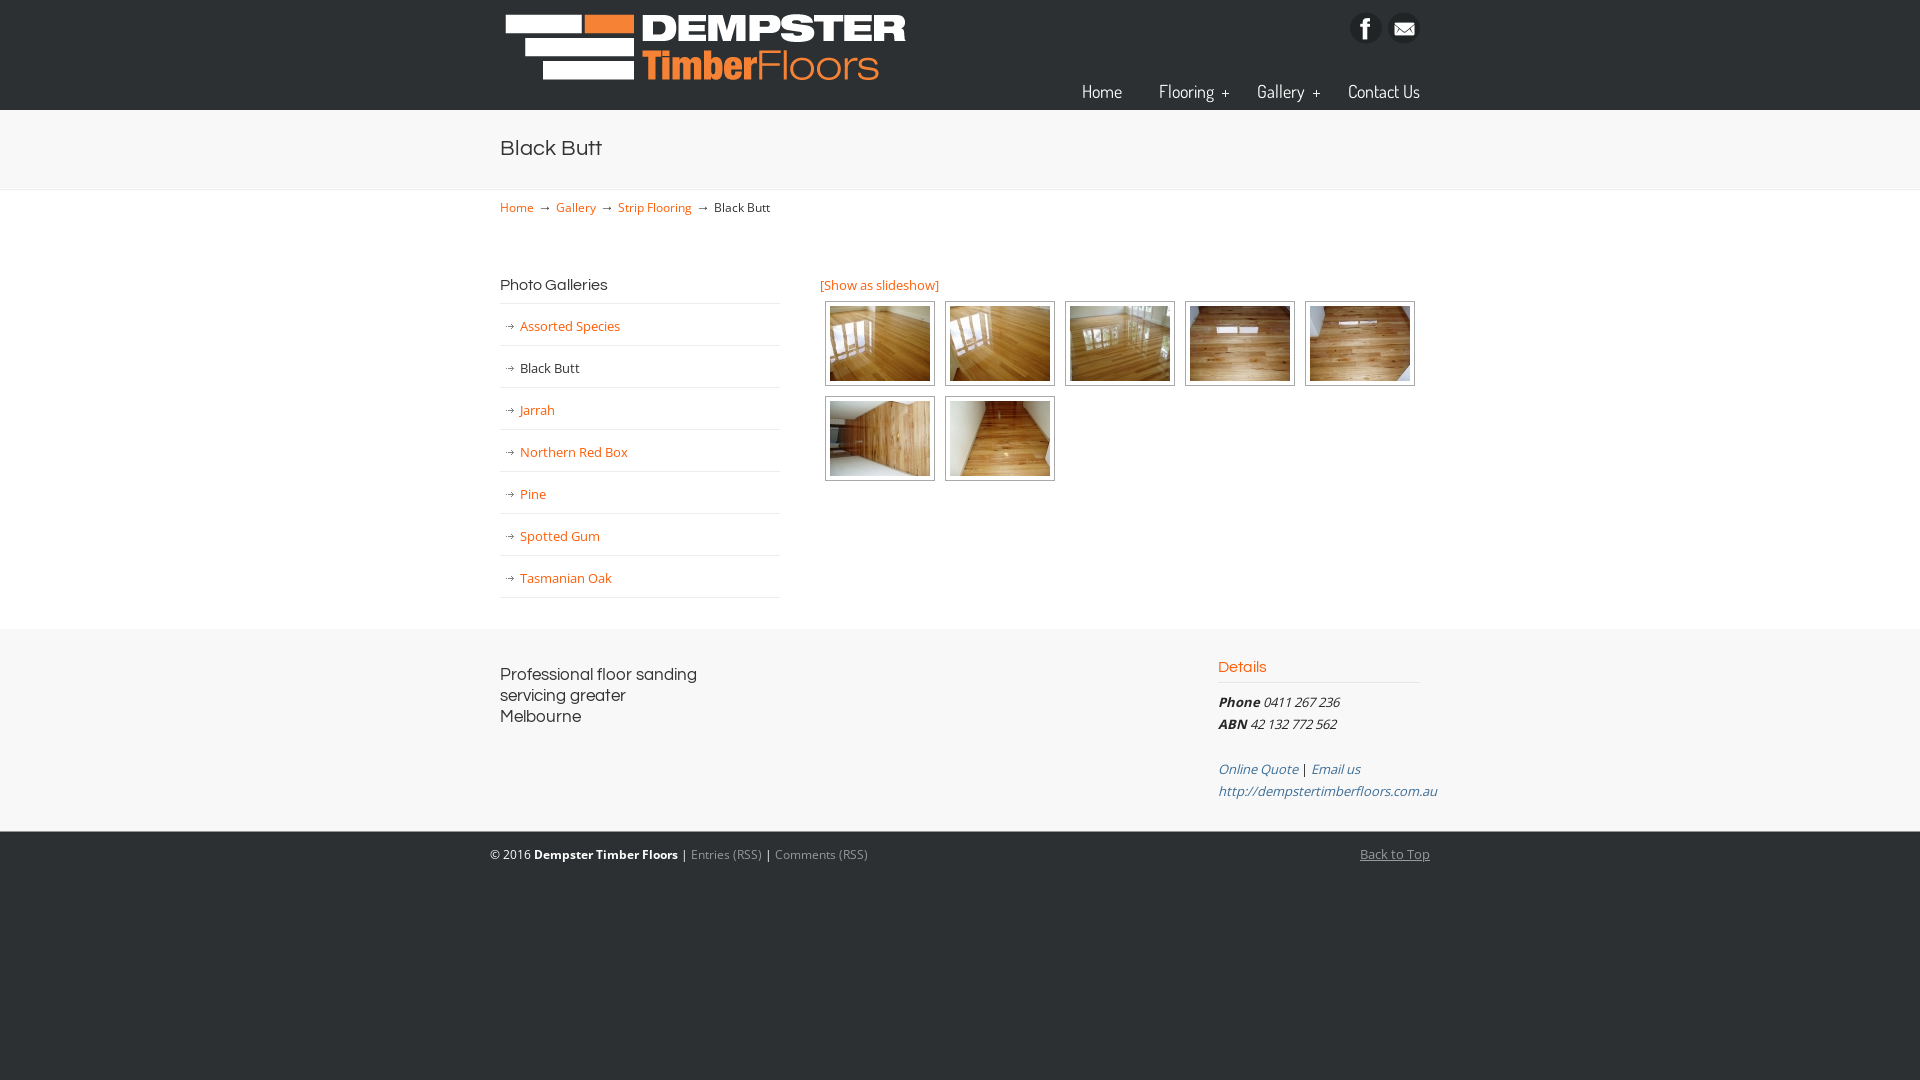 This screenshot has width=1920, height=1080. Describe the element at coordinates (638, 578) in the screenshot. I see `'Tasmanian Oak'` at that location.